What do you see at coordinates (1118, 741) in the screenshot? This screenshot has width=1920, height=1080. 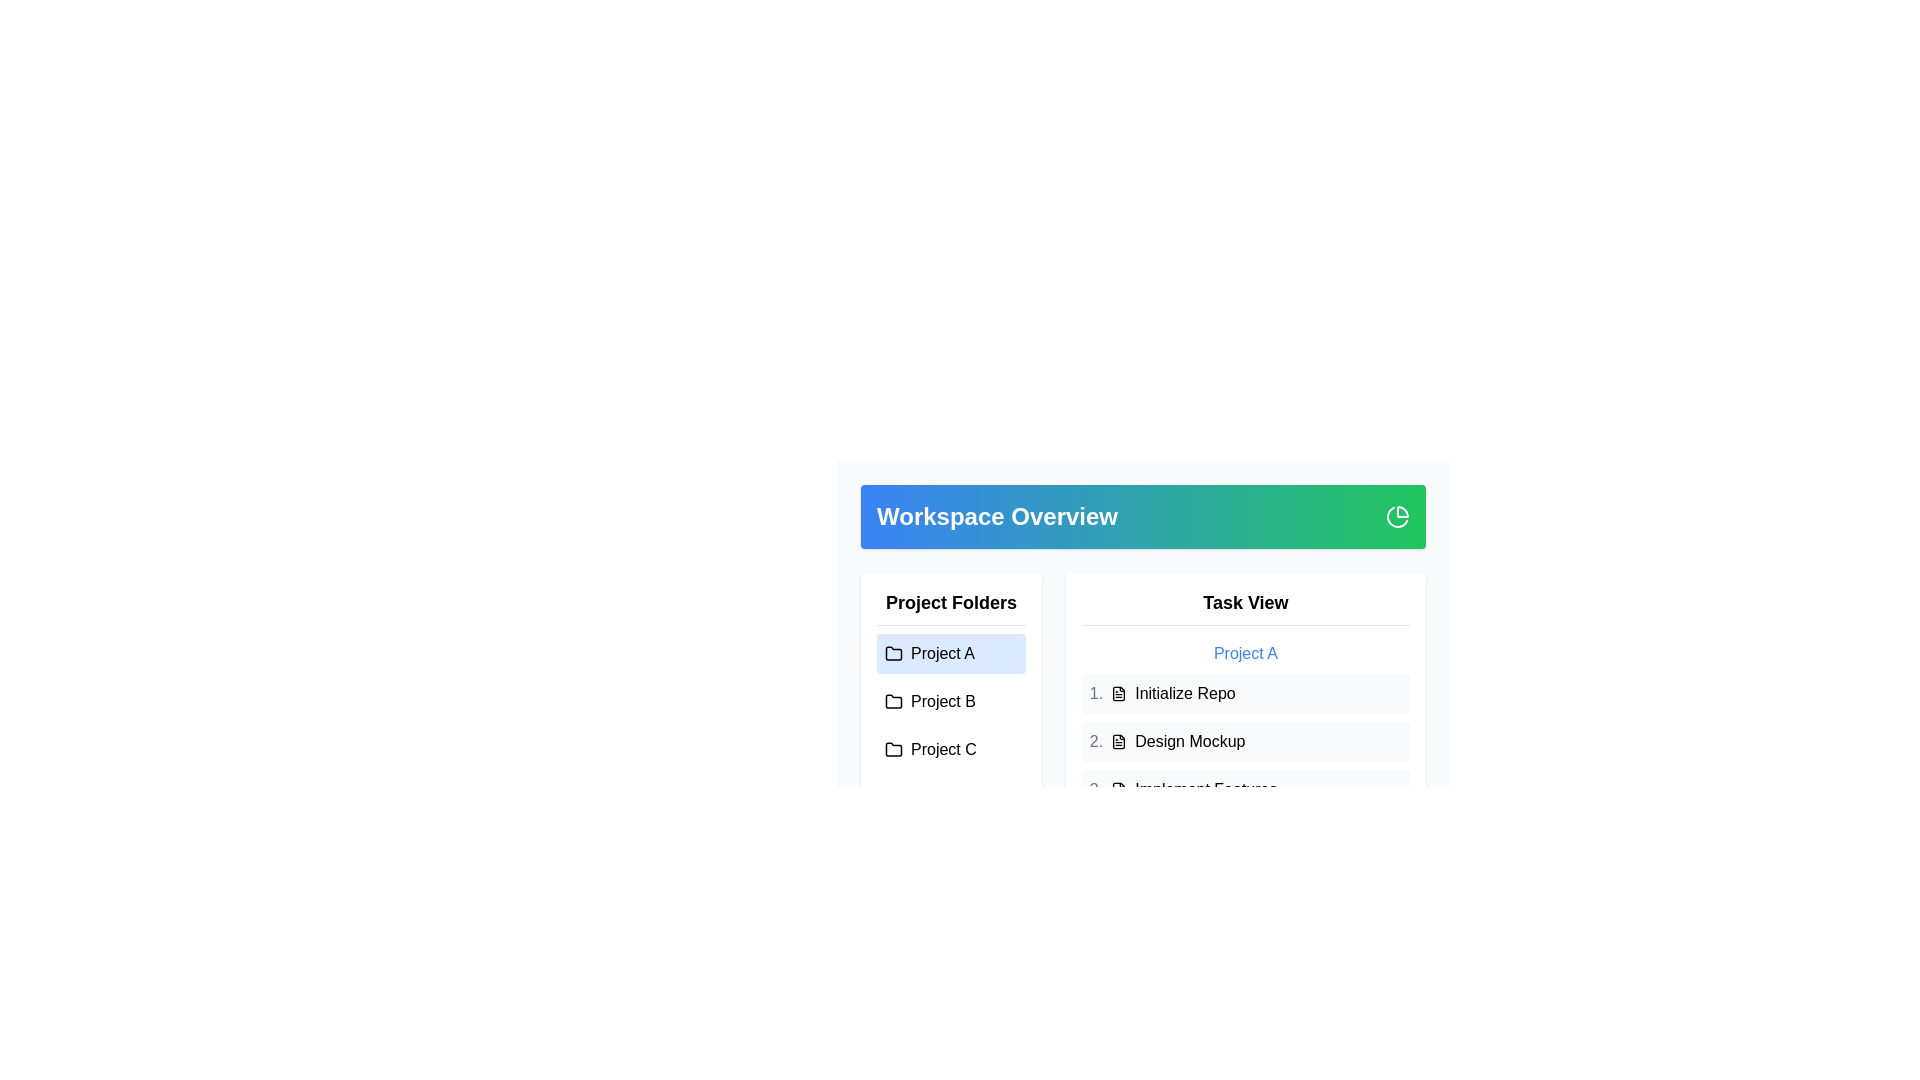 I see `the document icon in the task list that is adjacent to the text '2. Design Mockup'` at bounding box center [1118, 741].